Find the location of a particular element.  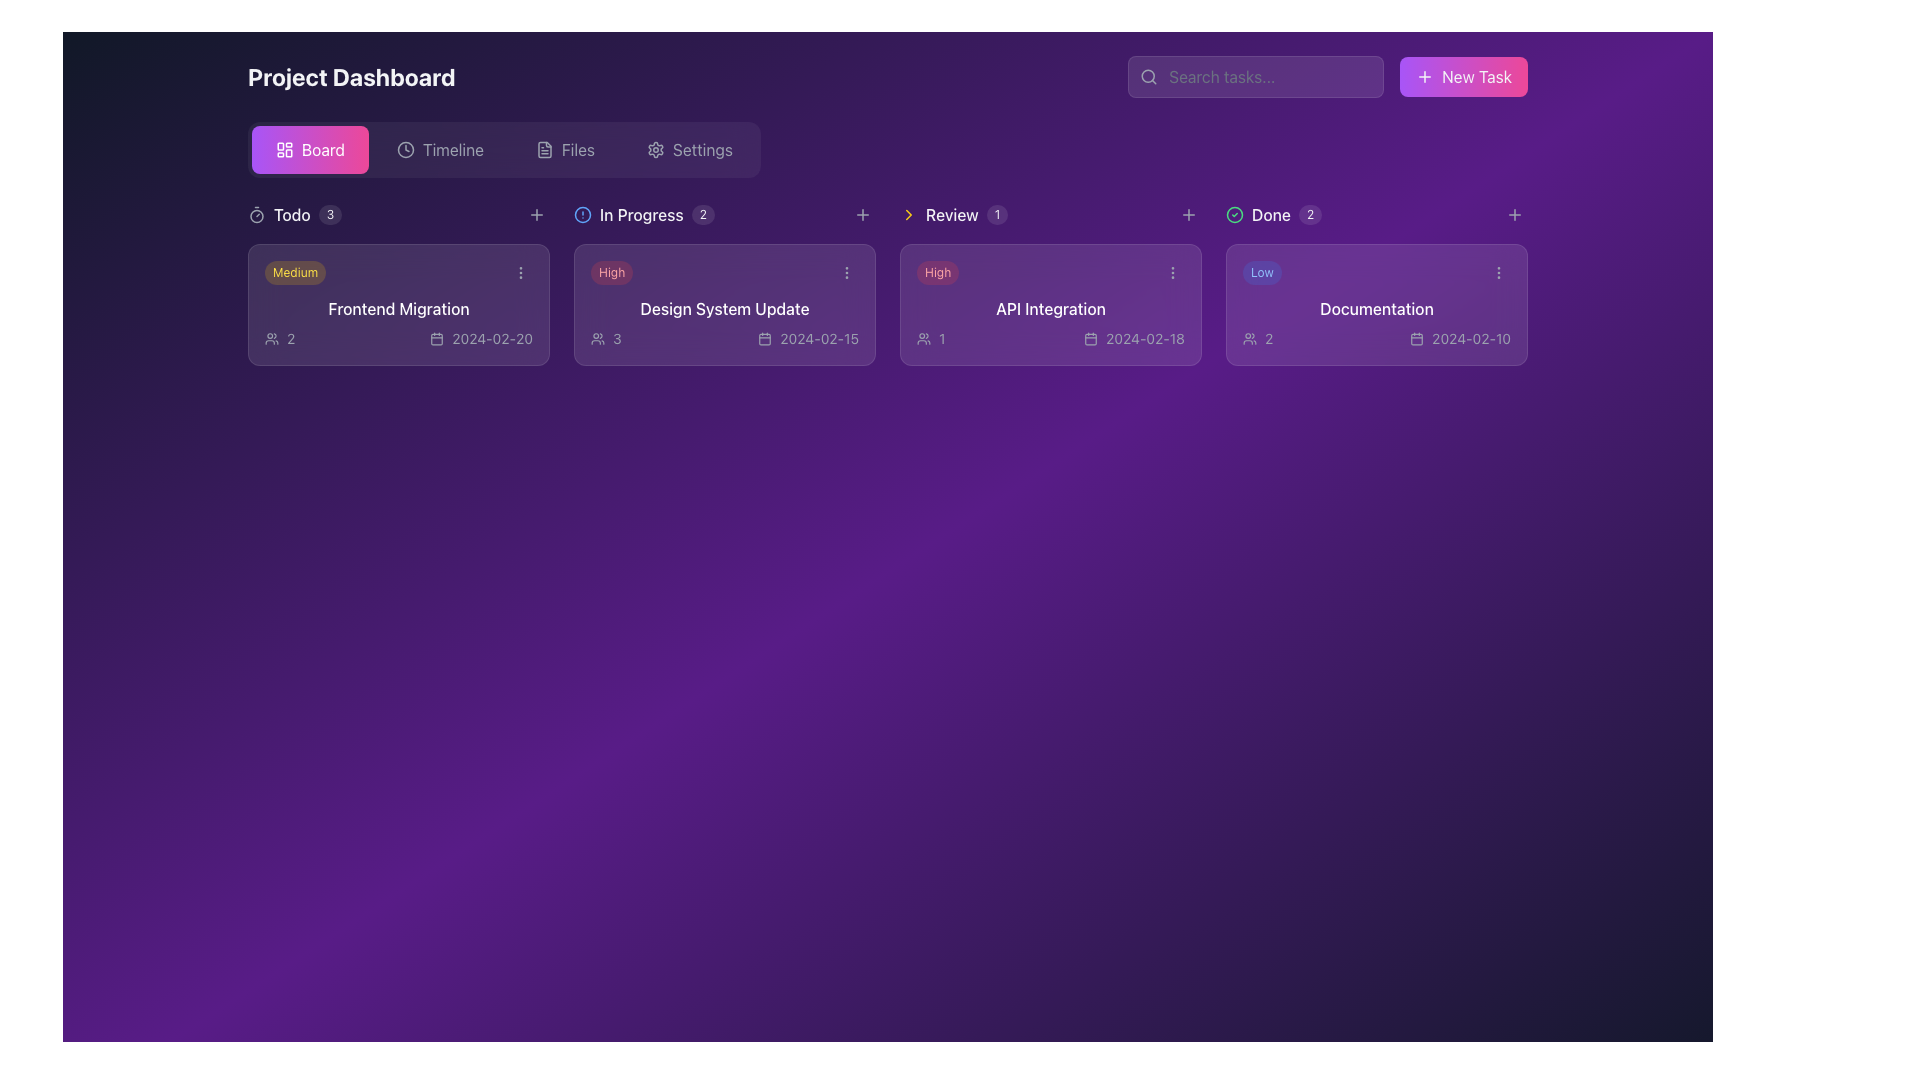

the circular '+' button is located at coordinates (1515, 215).